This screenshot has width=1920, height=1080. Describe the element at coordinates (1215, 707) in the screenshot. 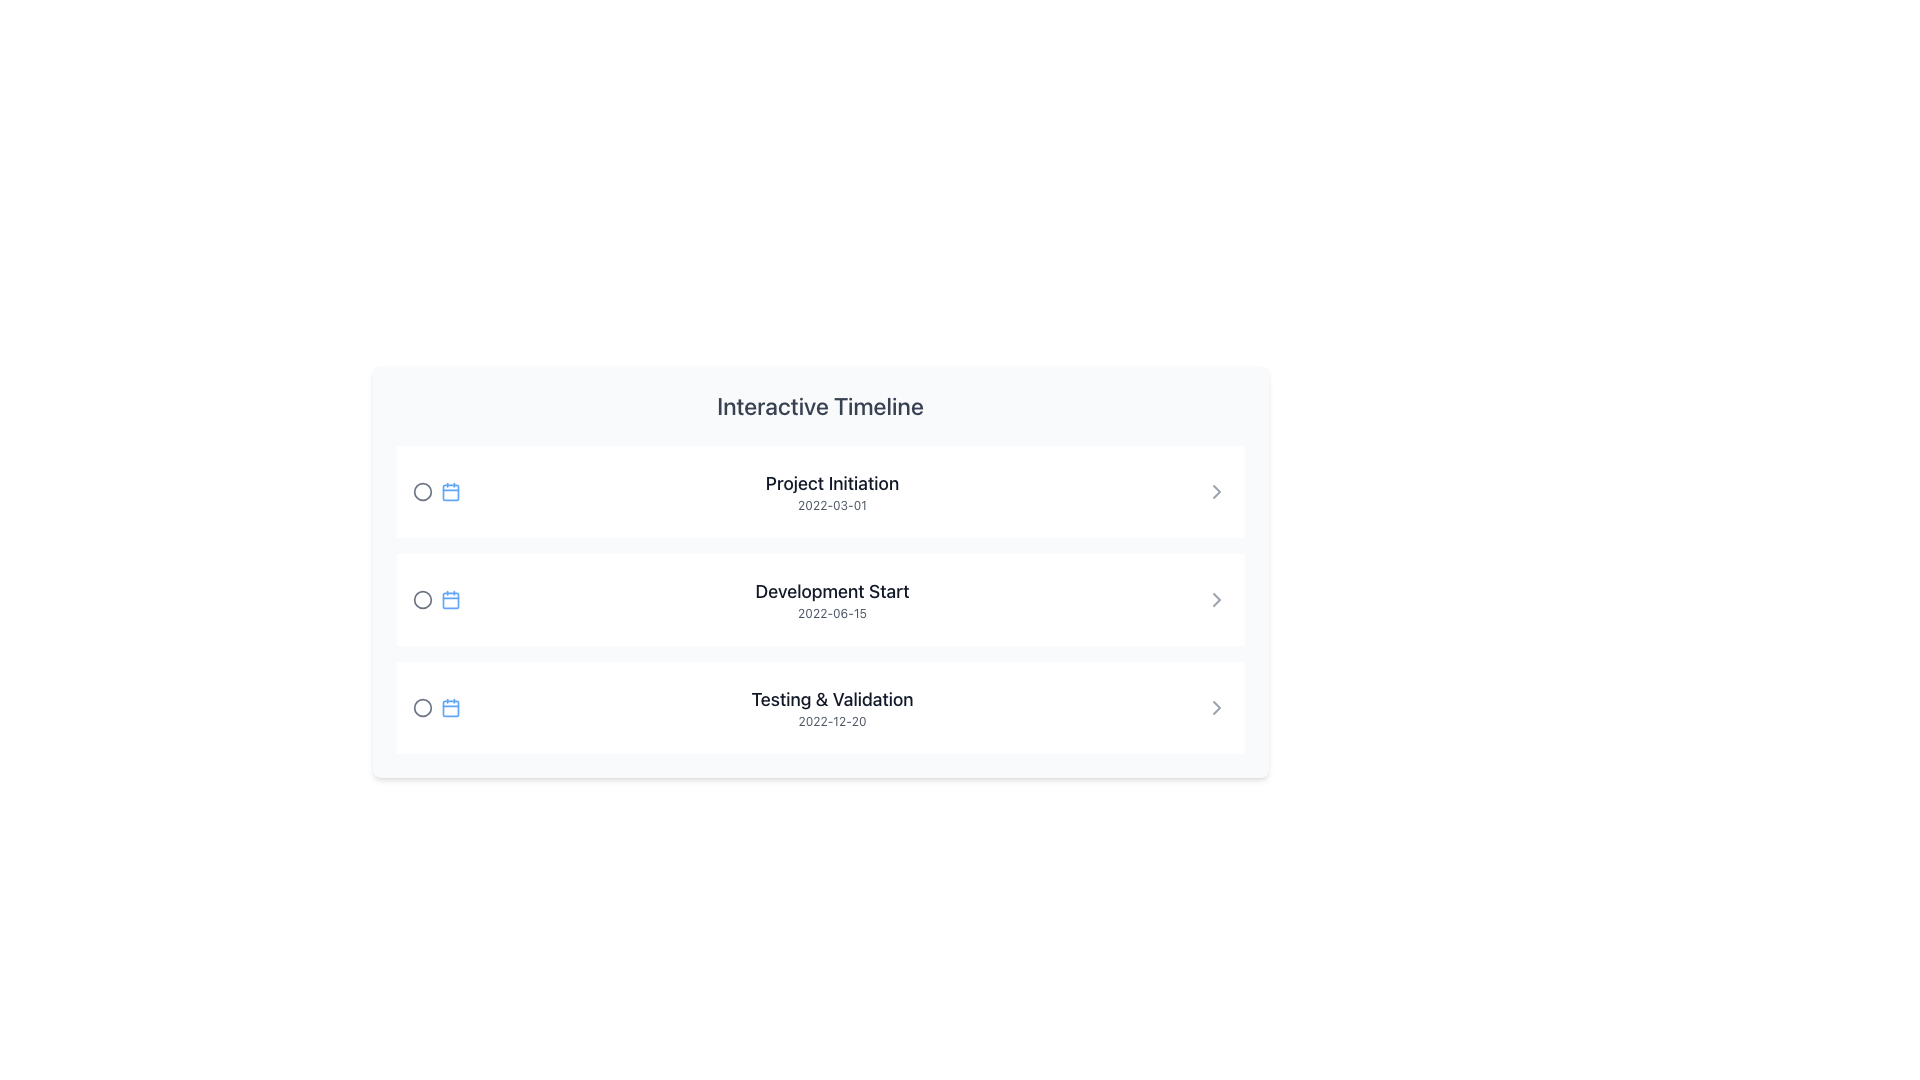

I see `the rightward-facing chevron icon in the 'Testing & Validation' section of the timeline interface` at that location.